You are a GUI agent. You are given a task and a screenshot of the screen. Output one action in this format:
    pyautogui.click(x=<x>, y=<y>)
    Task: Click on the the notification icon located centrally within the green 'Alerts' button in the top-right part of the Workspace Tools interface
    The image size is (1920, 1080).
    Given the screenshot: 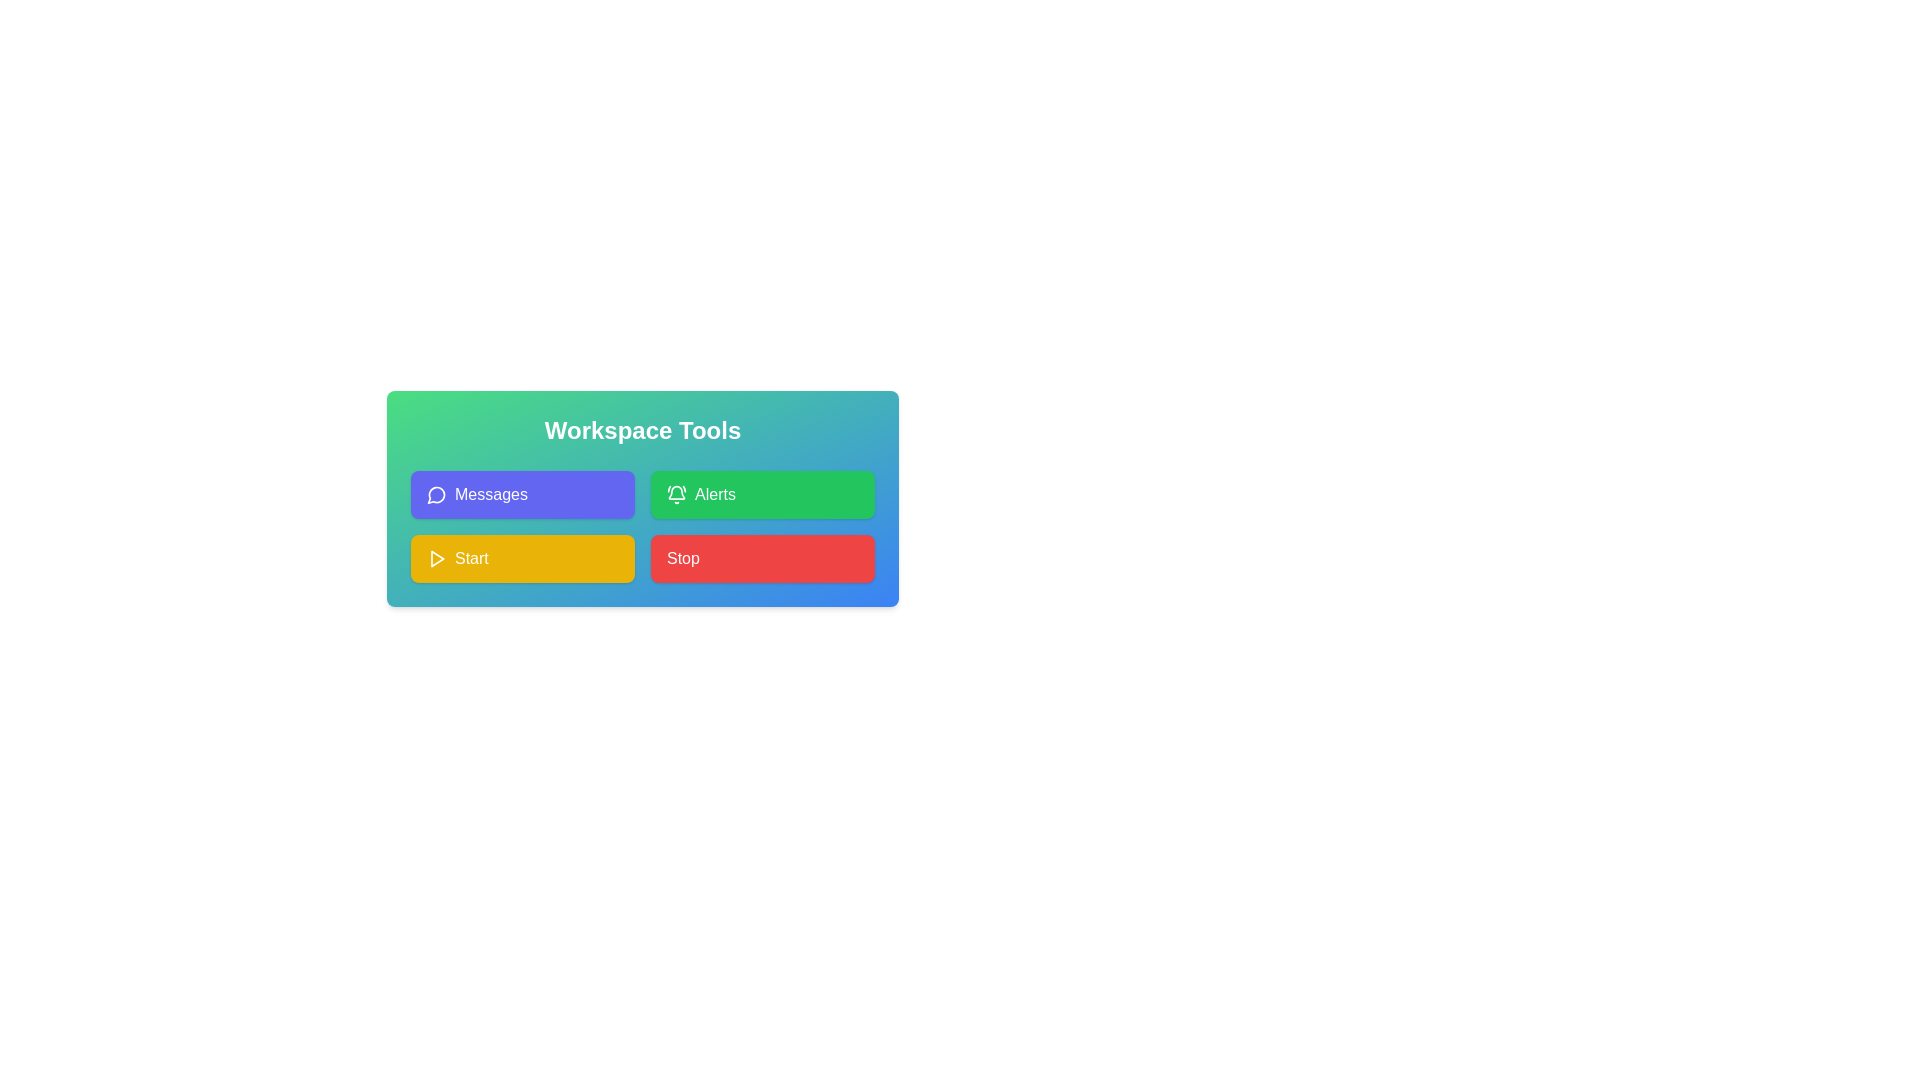 What is the action you would take?
    pyautogui.click(x=676, y=494)
    